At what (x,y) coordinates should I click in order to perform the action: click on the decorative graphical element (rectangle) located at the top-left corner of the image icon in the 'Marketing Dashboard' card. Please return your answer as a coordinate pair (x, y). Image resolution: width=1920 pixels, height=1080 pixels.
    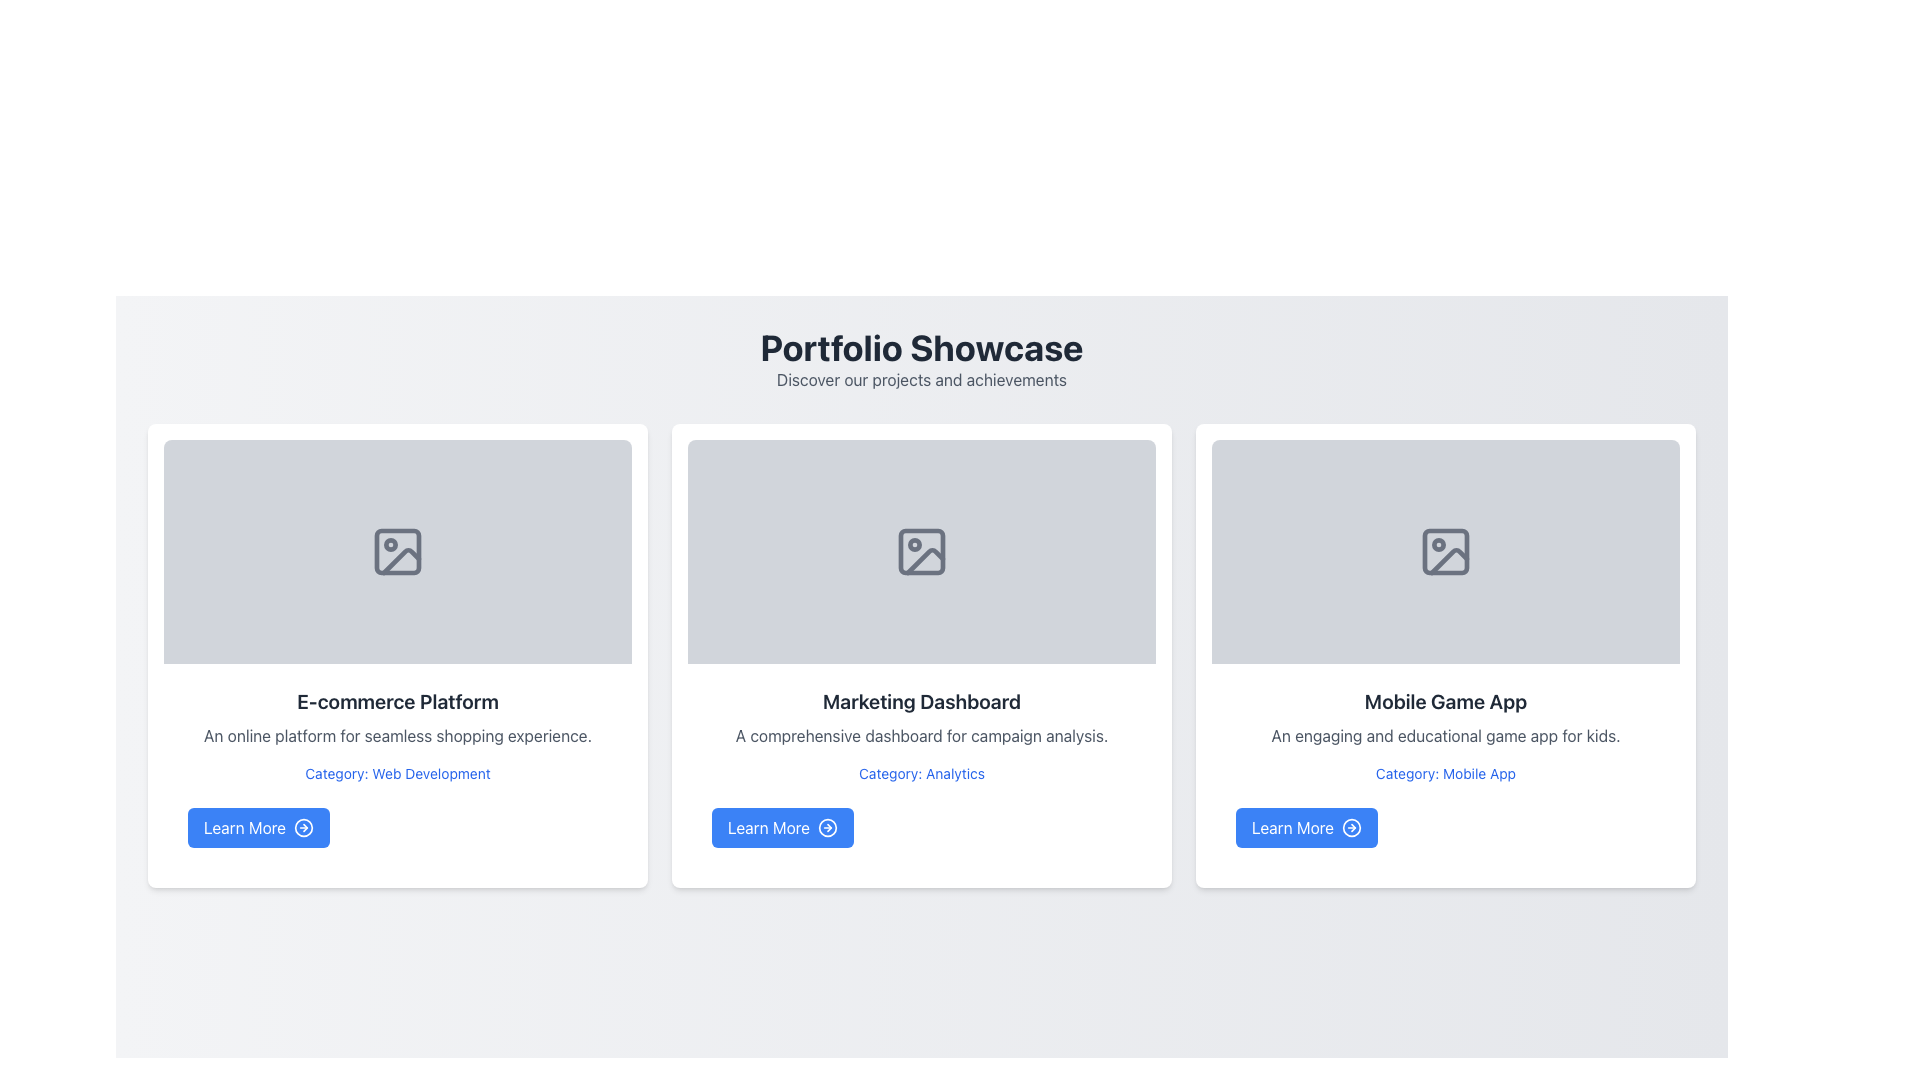
    Looking at the image, I should click on (920, 551).